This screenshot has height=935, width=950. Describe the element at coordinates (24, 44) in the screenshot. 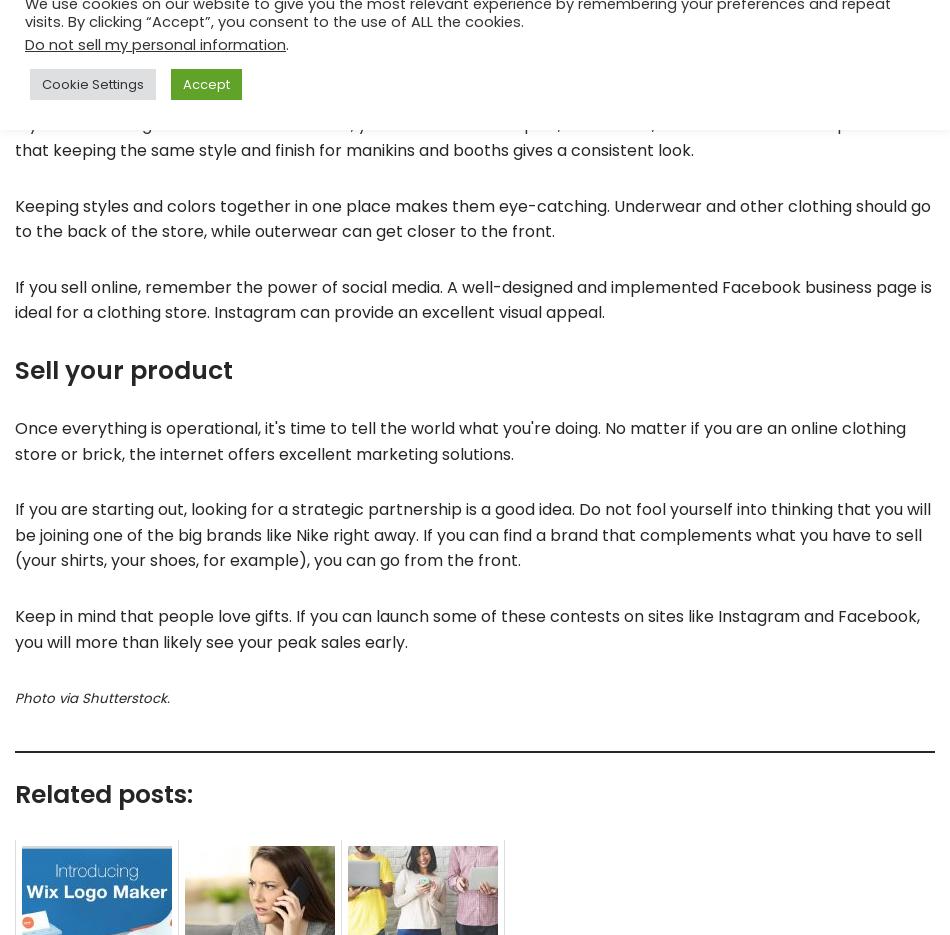

I see `'Do not sell my personal information'` at that location.